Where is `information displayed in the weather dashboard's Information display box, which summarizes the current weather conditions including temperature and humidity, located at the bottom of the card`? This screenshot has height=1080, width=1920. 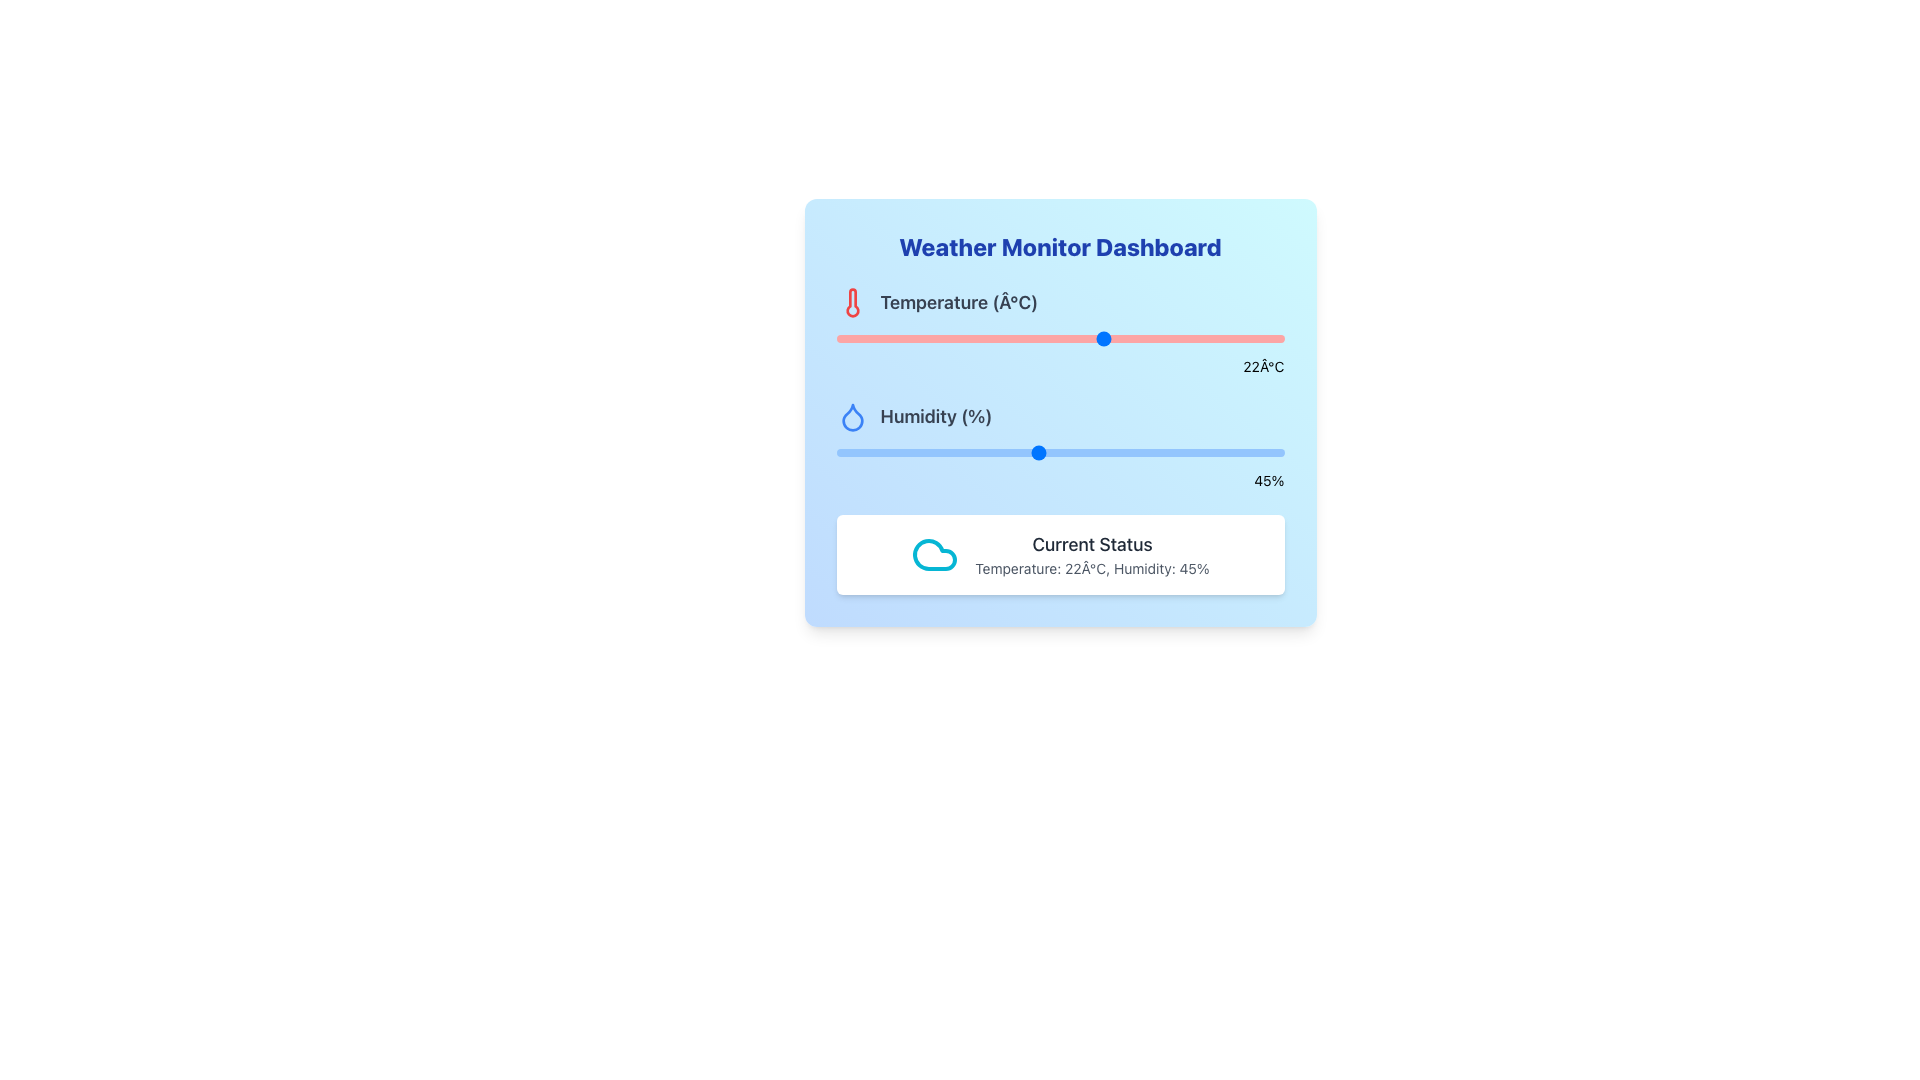 information displayed in the weather dashboard's Information display box, which summarizes the current weather conditions including temperature and humidity, located at the bottom of the card is located at coordinates (1059, 555).